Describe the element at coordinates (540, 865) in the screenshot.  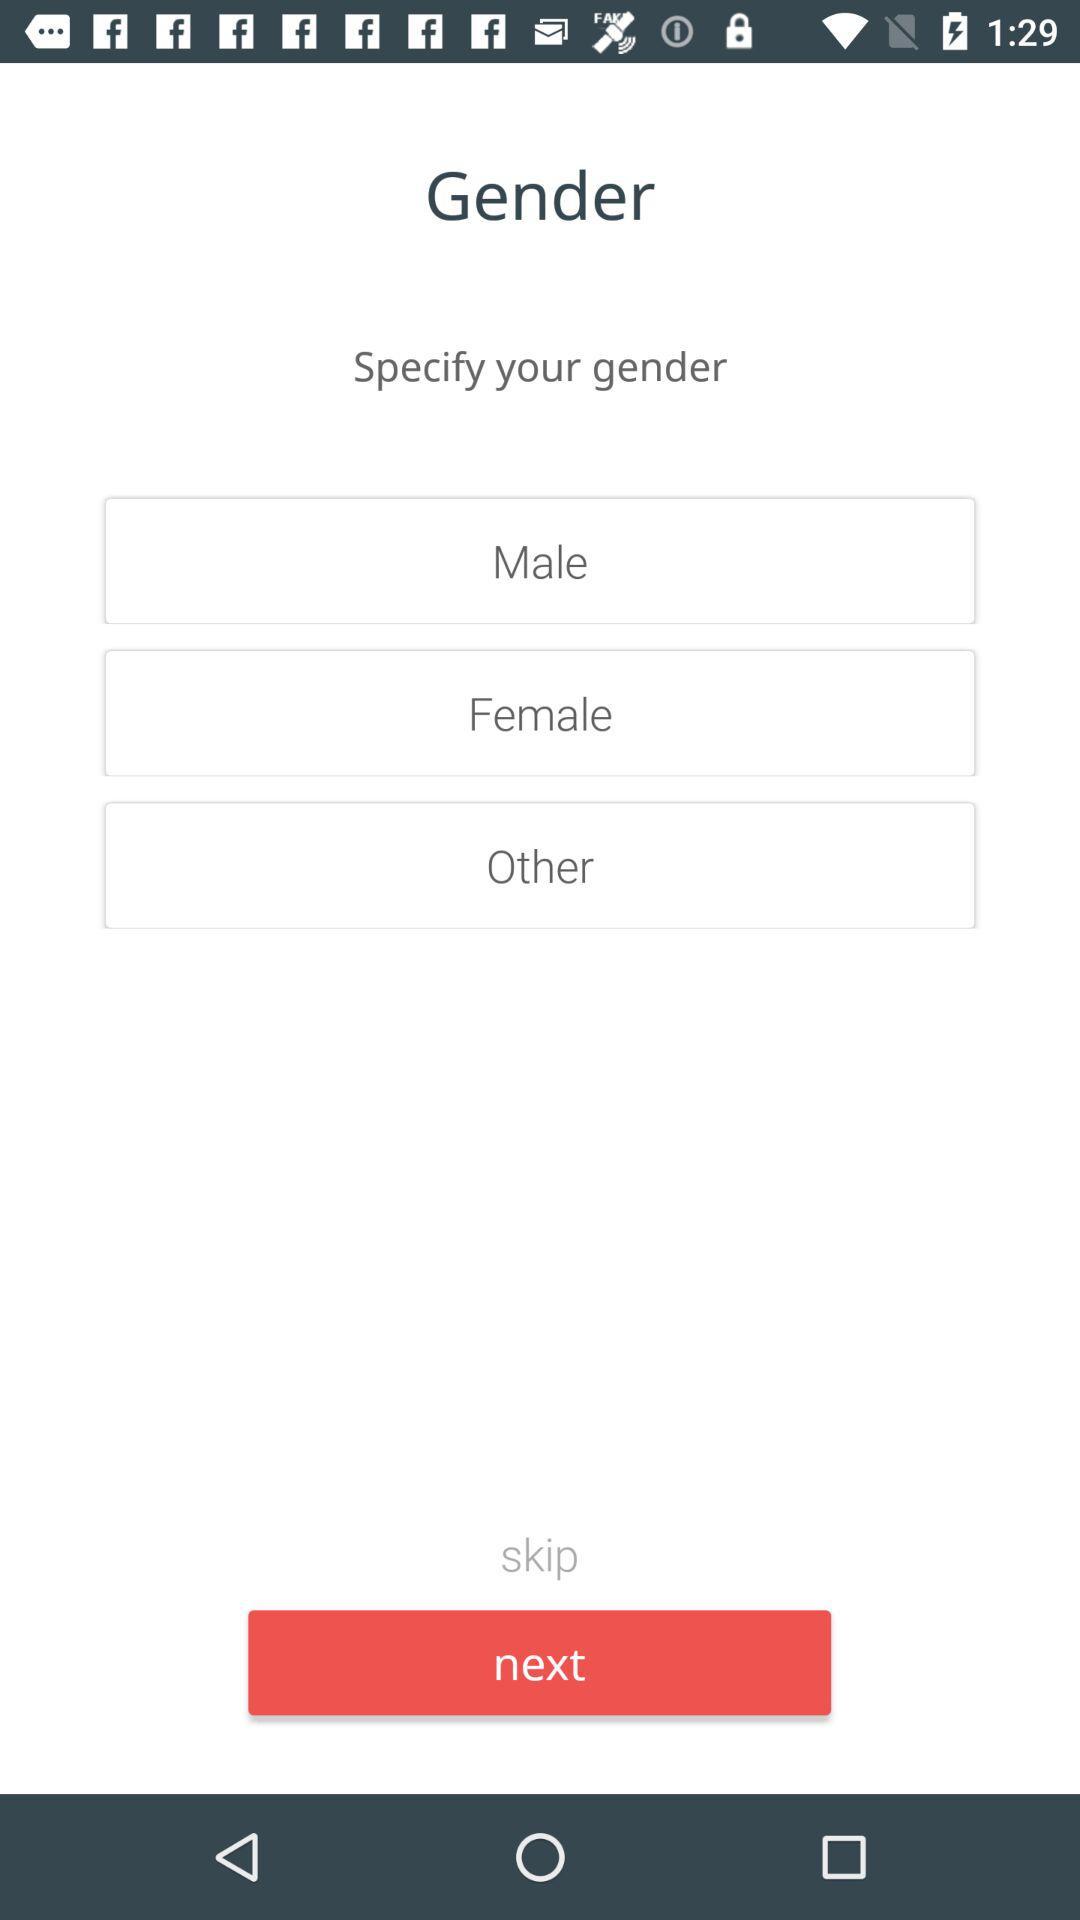
I see `item above skip item` at that location.